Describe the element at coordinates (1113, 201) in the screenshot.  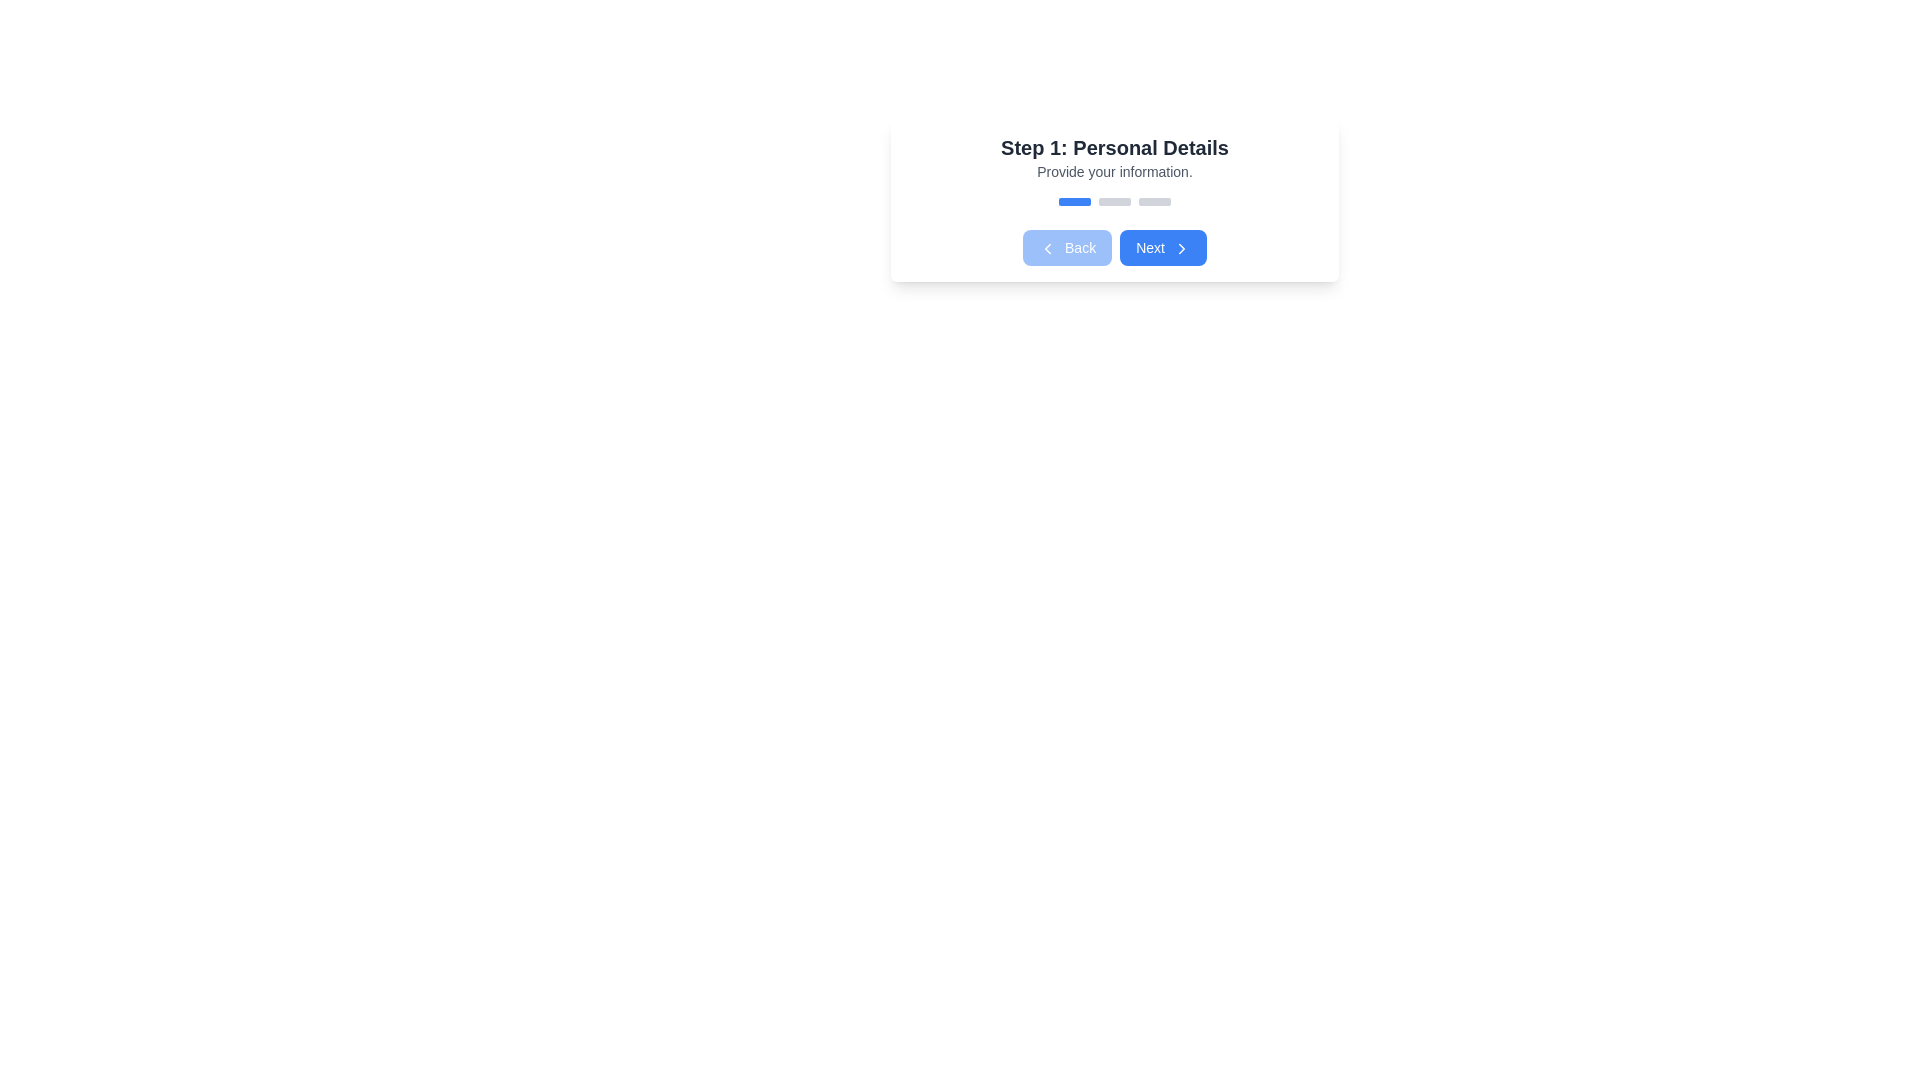
I see `the second progress indicator segment, which is part of a multi-step process interface, located beneath the 'Step 1: Personal Details' header` at that location.